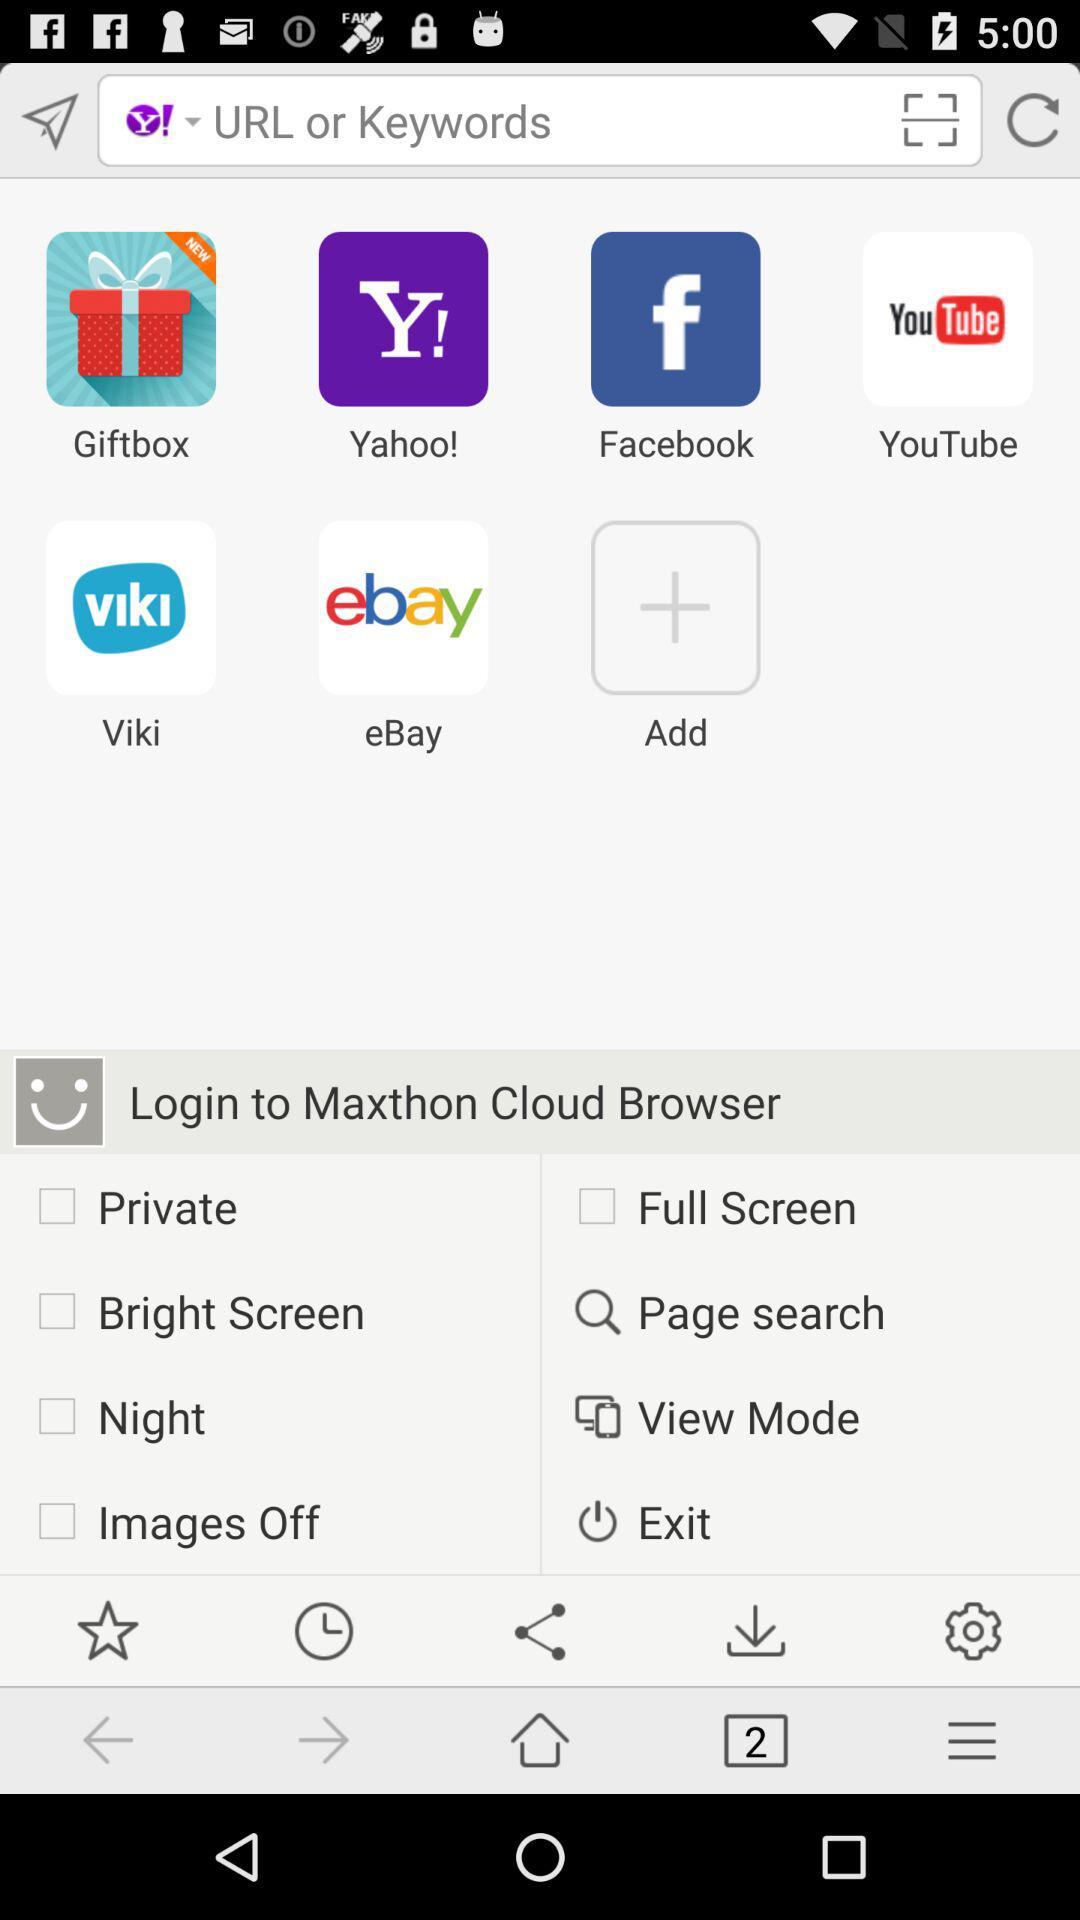 The width and height of the screenshot is (1080, 1920). What do you see at coordinates (547, 119) in the screenshot?
I see `type url or keywords` at bounding box center [547, 119].